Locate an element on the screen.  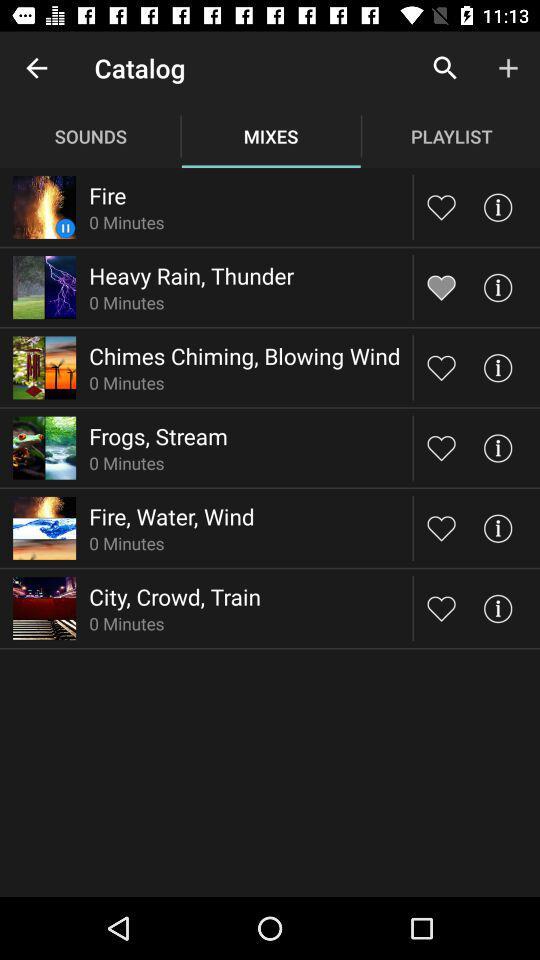
interact with page is located at coordinates (496, 366).